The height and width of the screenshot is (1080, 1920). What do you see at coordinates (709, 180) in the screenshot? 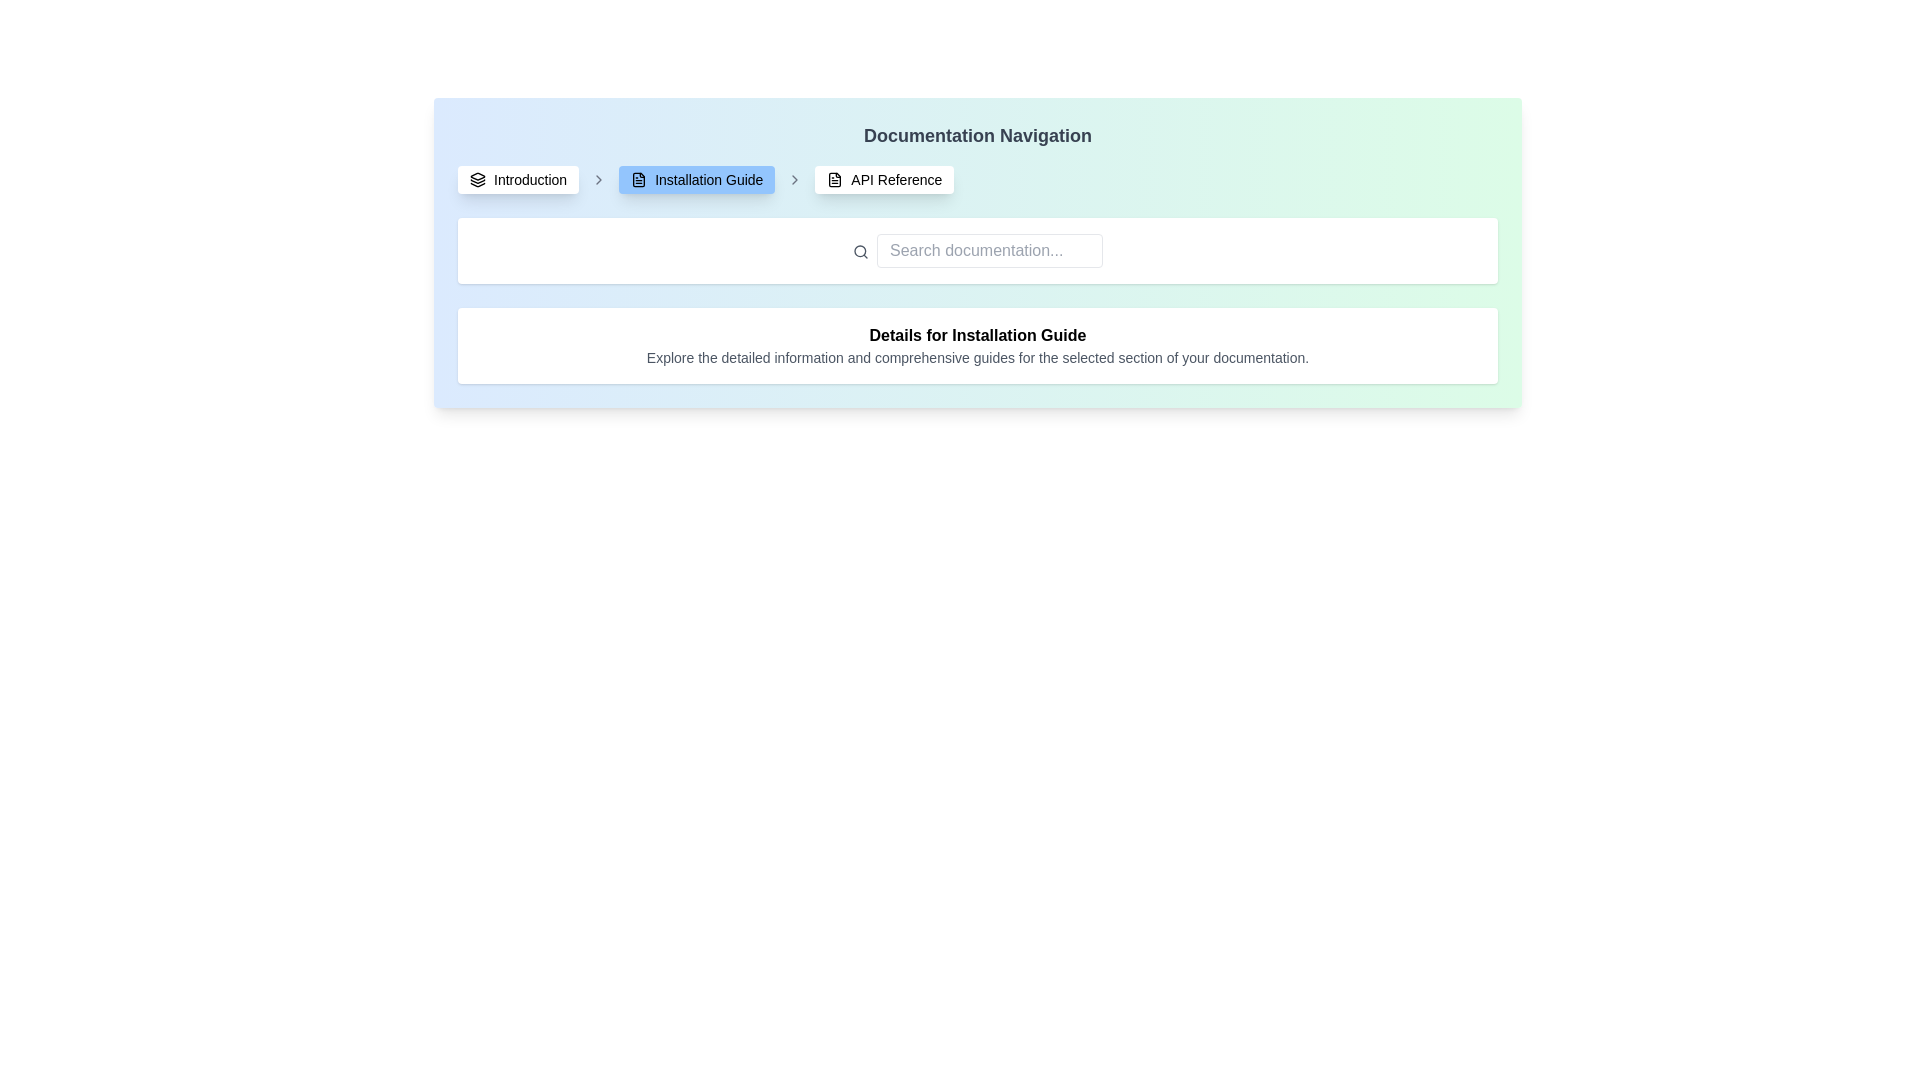
I see `the 'Installation Guide' text label within the breadcrumb navigation button` at bounding box center [709, 180].